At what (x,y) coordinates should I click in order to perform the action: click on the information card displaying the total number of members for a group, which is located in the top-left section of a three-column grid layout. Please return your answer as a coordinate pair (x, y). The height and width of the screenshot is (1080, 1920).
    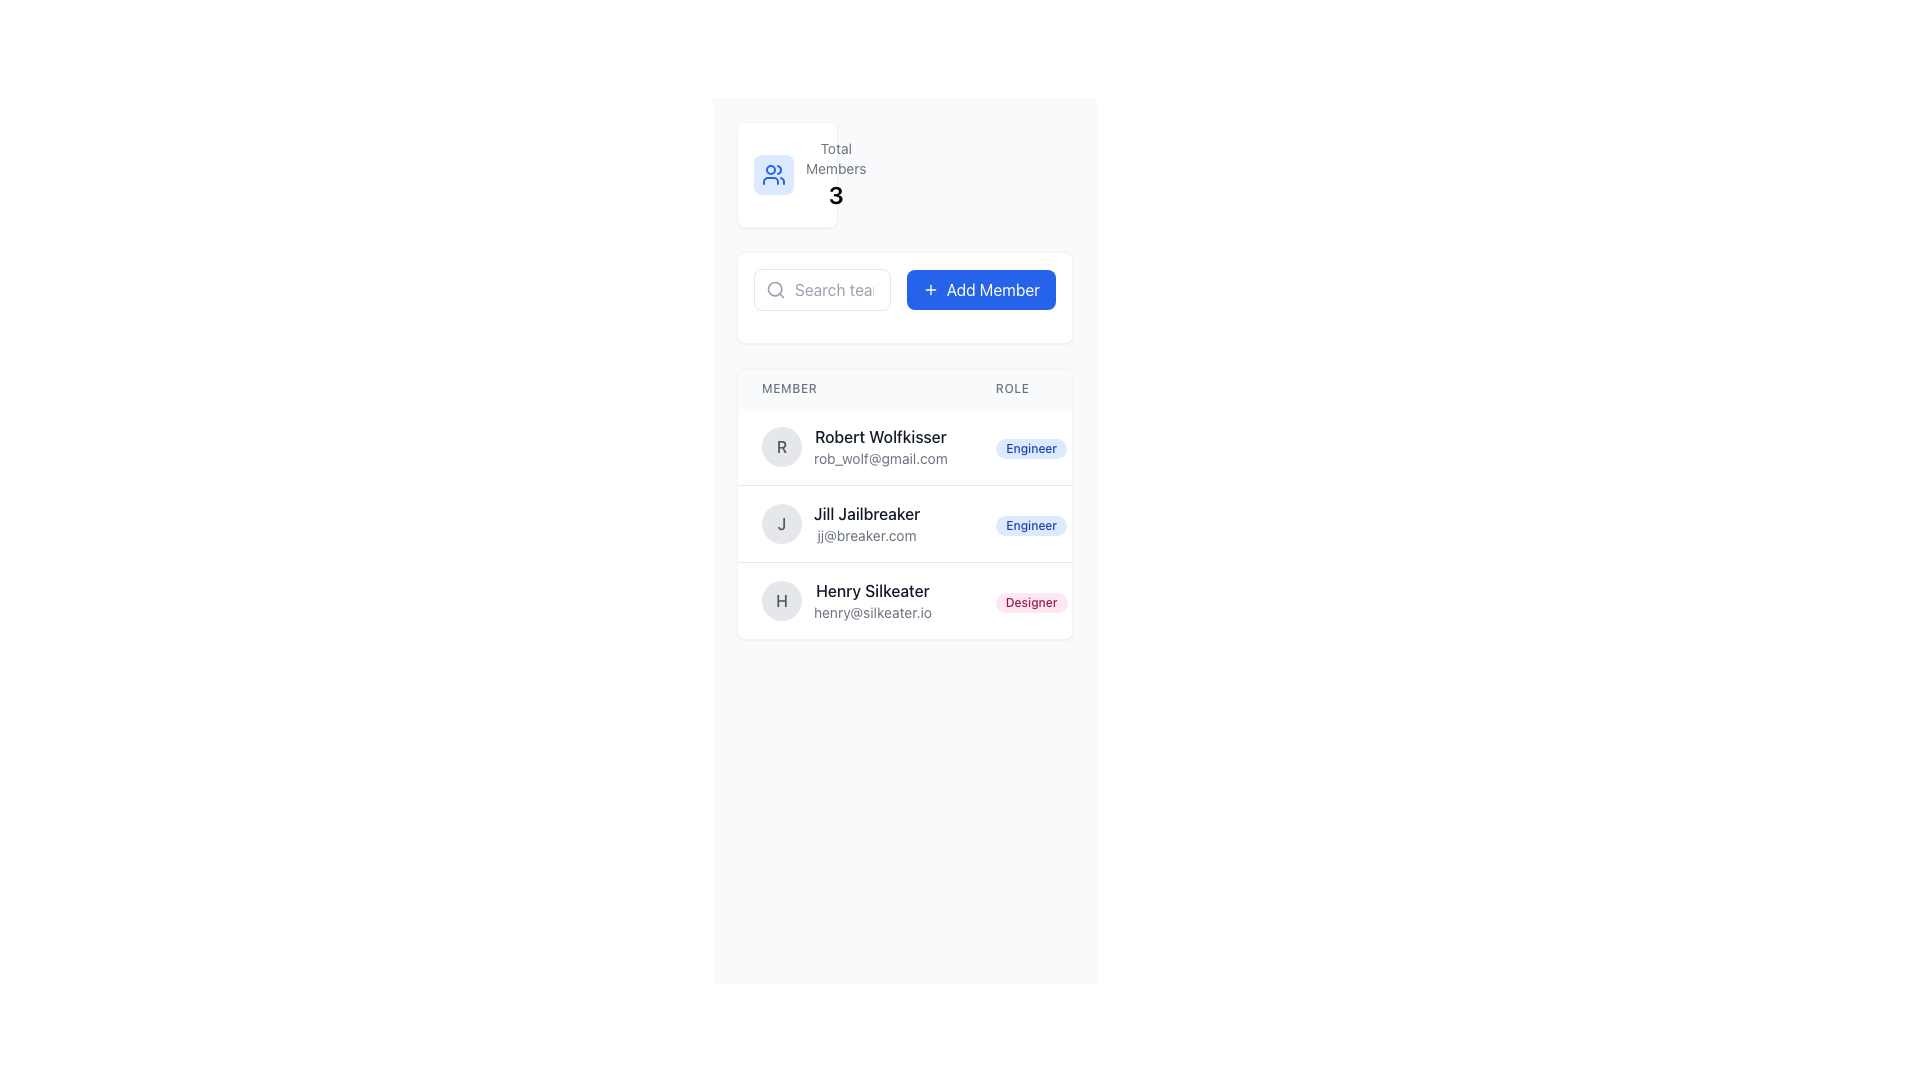
    Looking at the image, I should click on (786, 173).